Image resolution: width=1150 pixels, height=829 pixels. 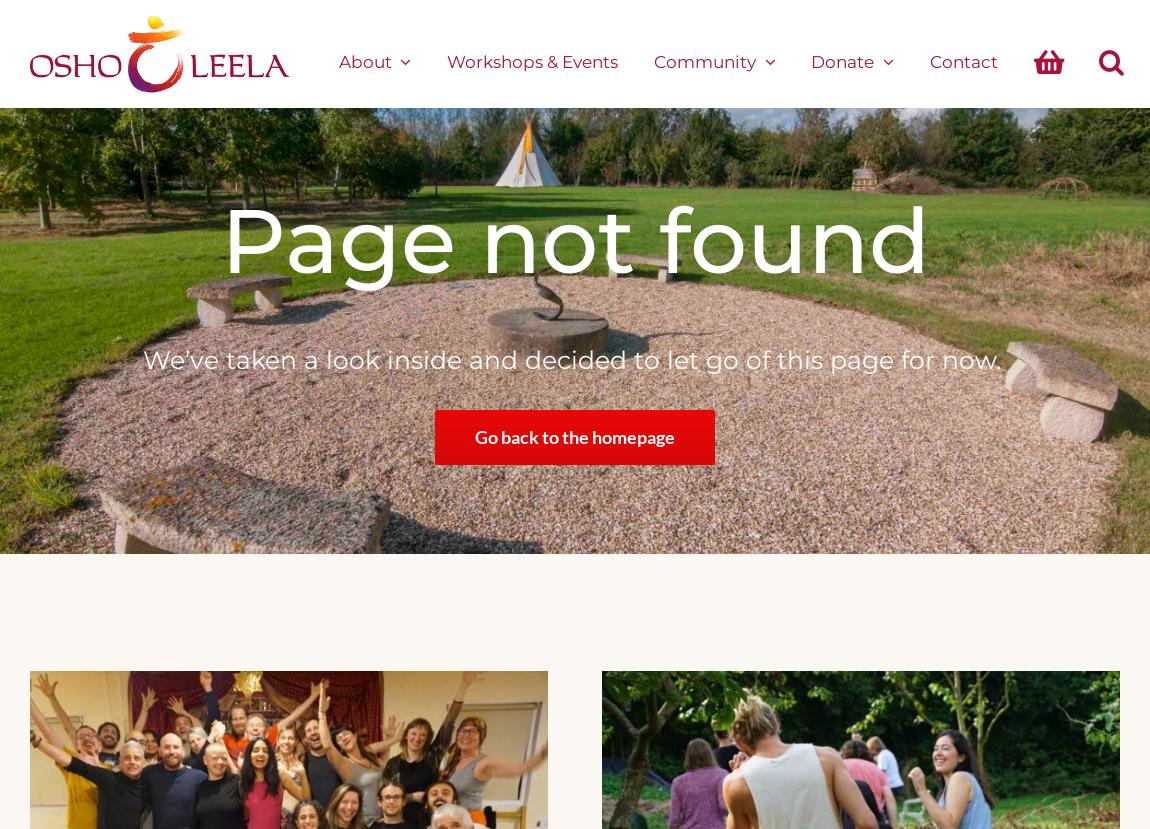 What do you see at coordinates (558, 130) in the screenshot?
I see `'Vouchers'` at bounding box center [558, 130].